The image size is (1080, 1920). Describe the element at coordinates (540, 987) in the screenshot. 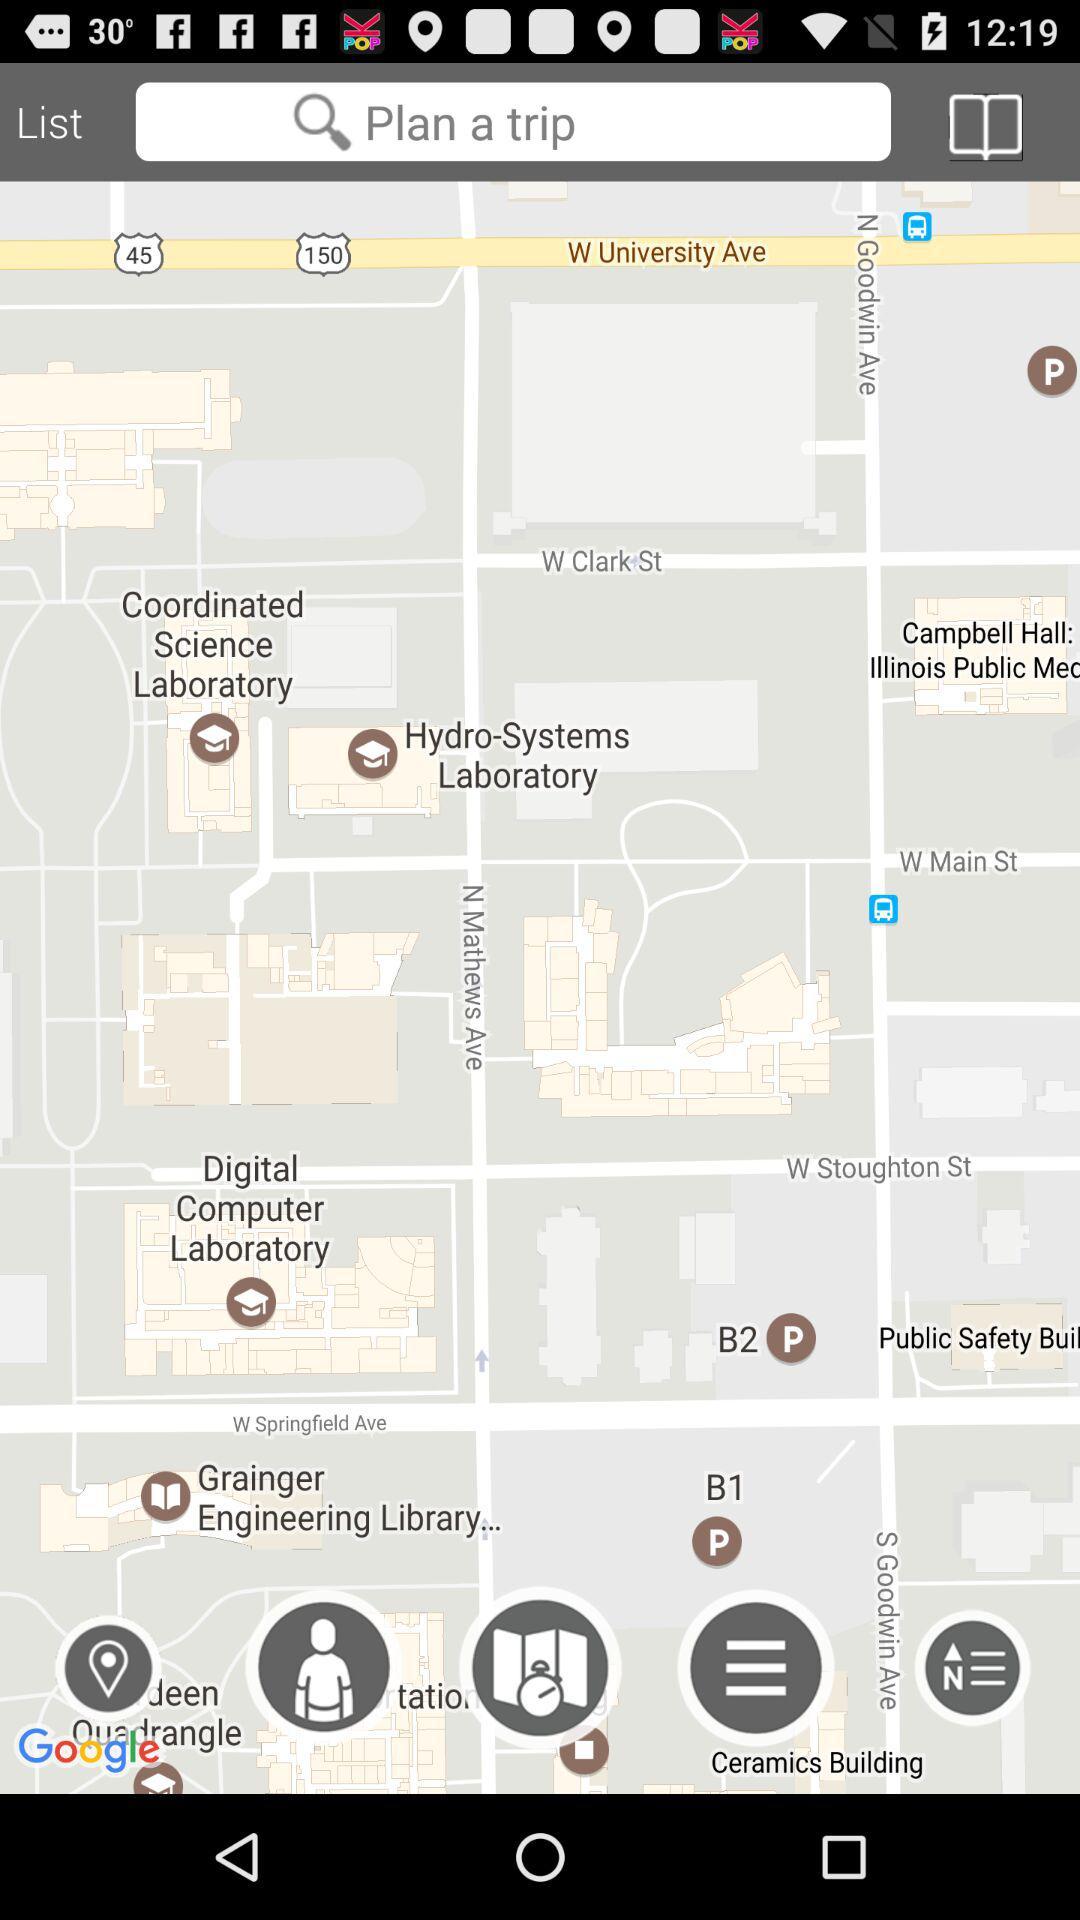

I see `the app below list icon` at that location.